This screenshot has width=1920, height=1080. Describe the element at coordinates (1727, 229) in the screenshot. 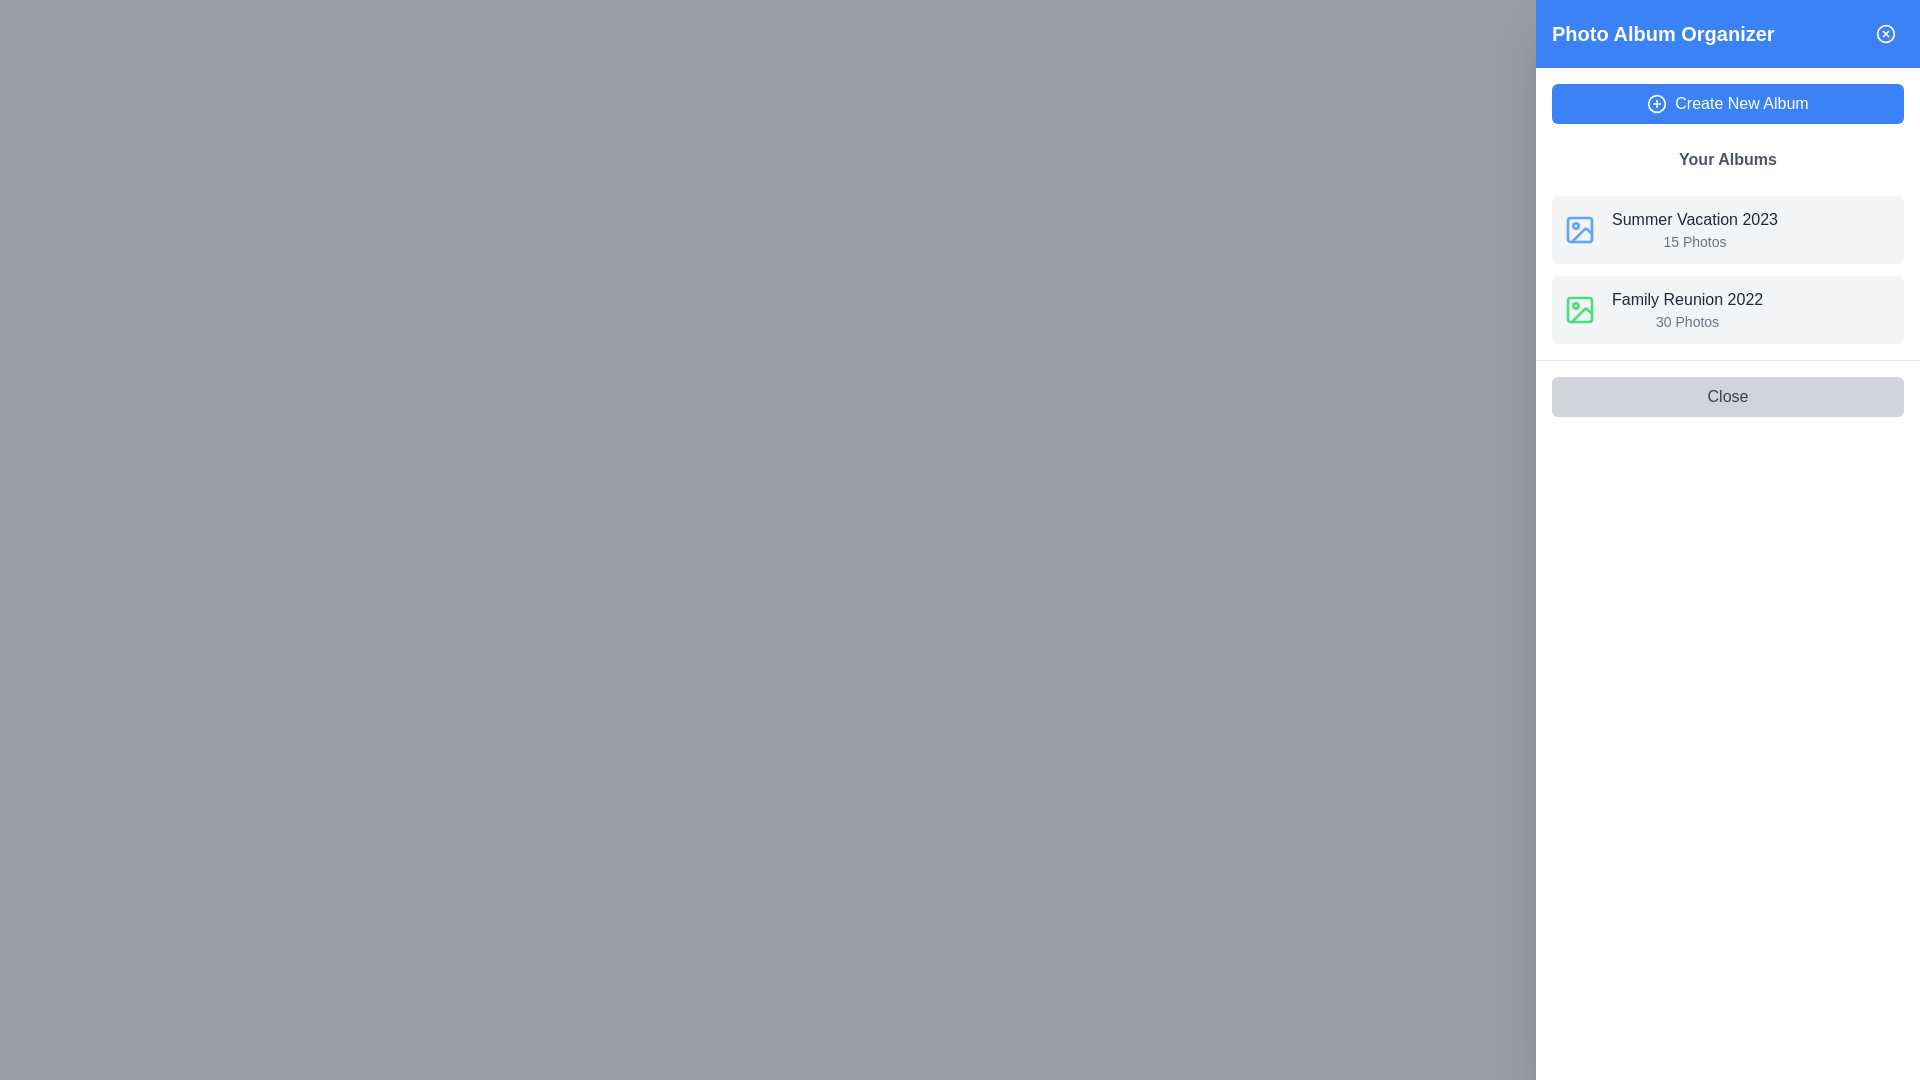

I see `the static display card for the album titled 'Summer Vacation 2023', located in the 'Your Albums' section of the 'Photo Album Organizer' panel` at that location.